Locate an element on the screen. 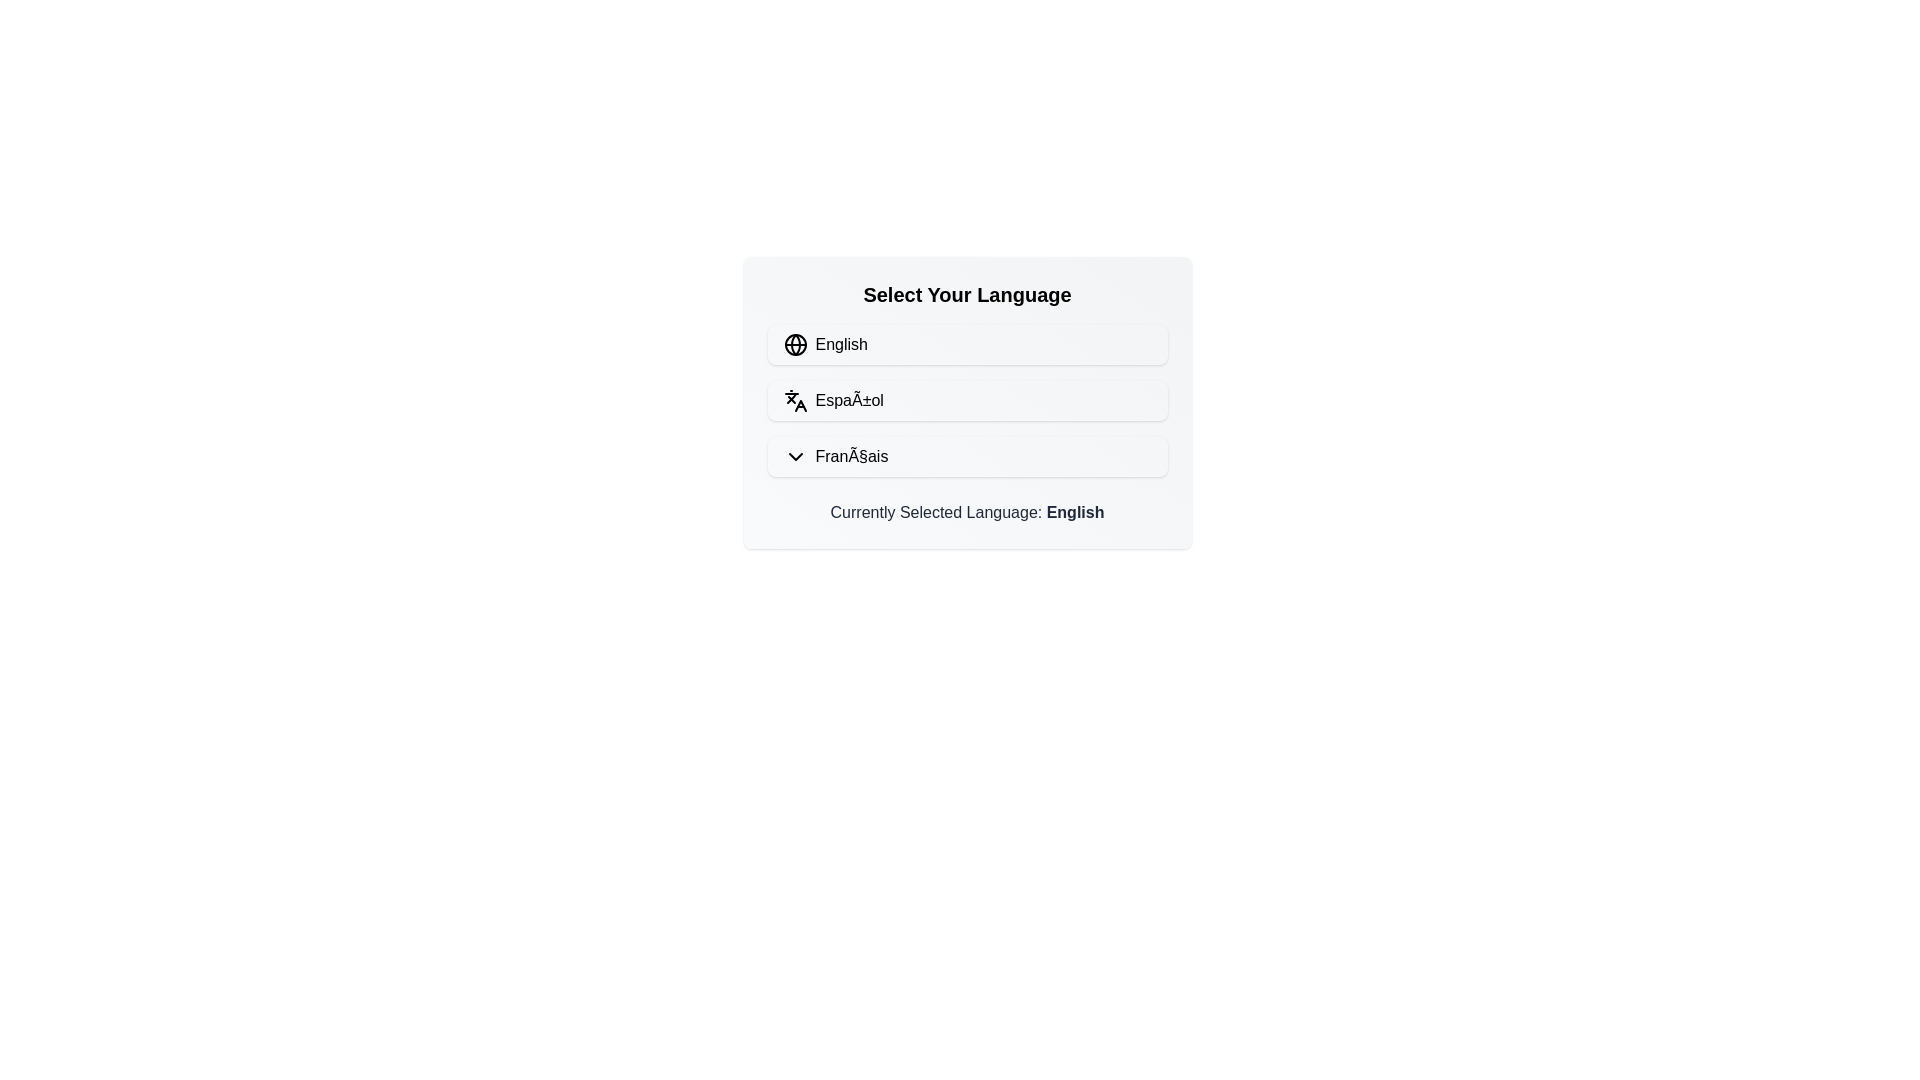 This screenshot has height=1080, width=1920. the text label 'FranÃ§ais' in the language selection dropdown menu is located at coordinates (851, 456).